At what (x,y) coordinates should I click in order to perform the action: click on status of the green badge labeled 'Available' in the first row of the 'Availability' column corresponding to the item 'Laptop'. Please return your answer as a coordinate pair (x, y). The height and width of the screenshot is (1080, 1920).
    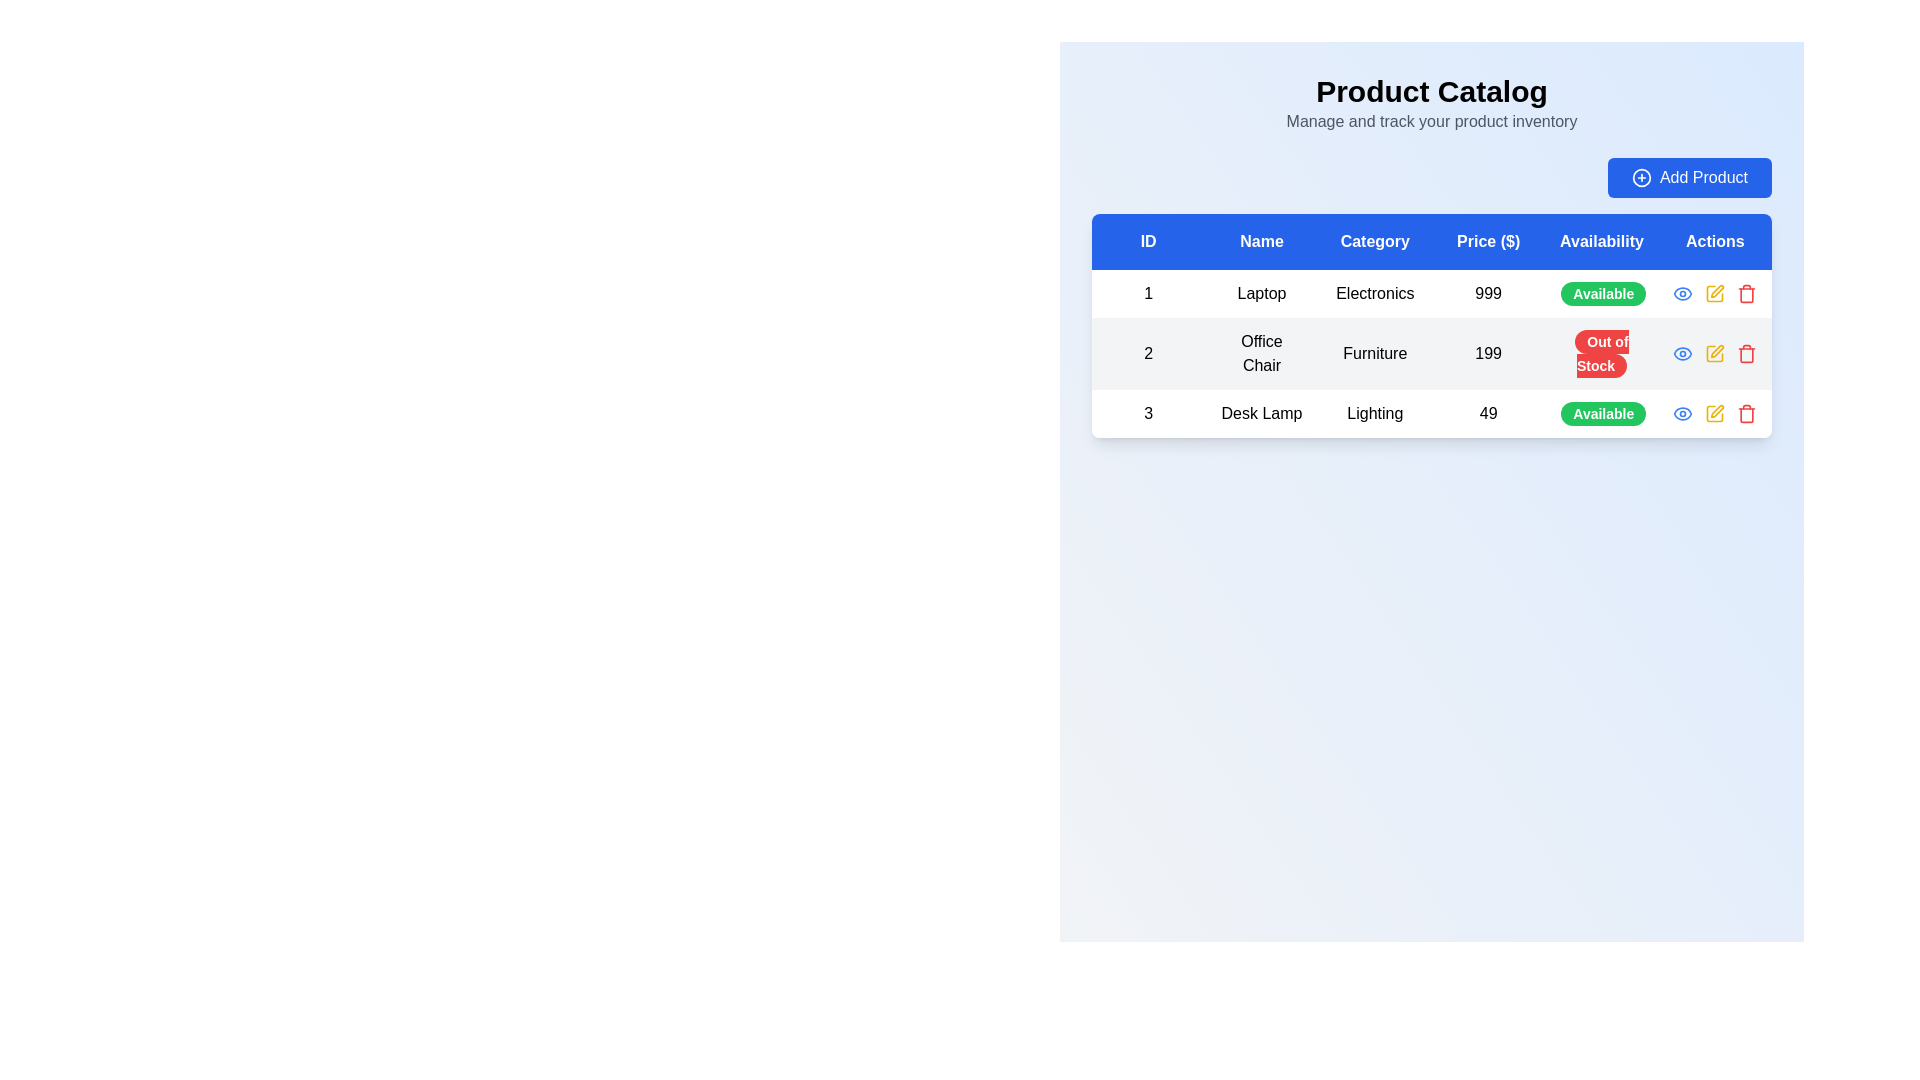
    Looking at the image, I should click on (1603, 293).